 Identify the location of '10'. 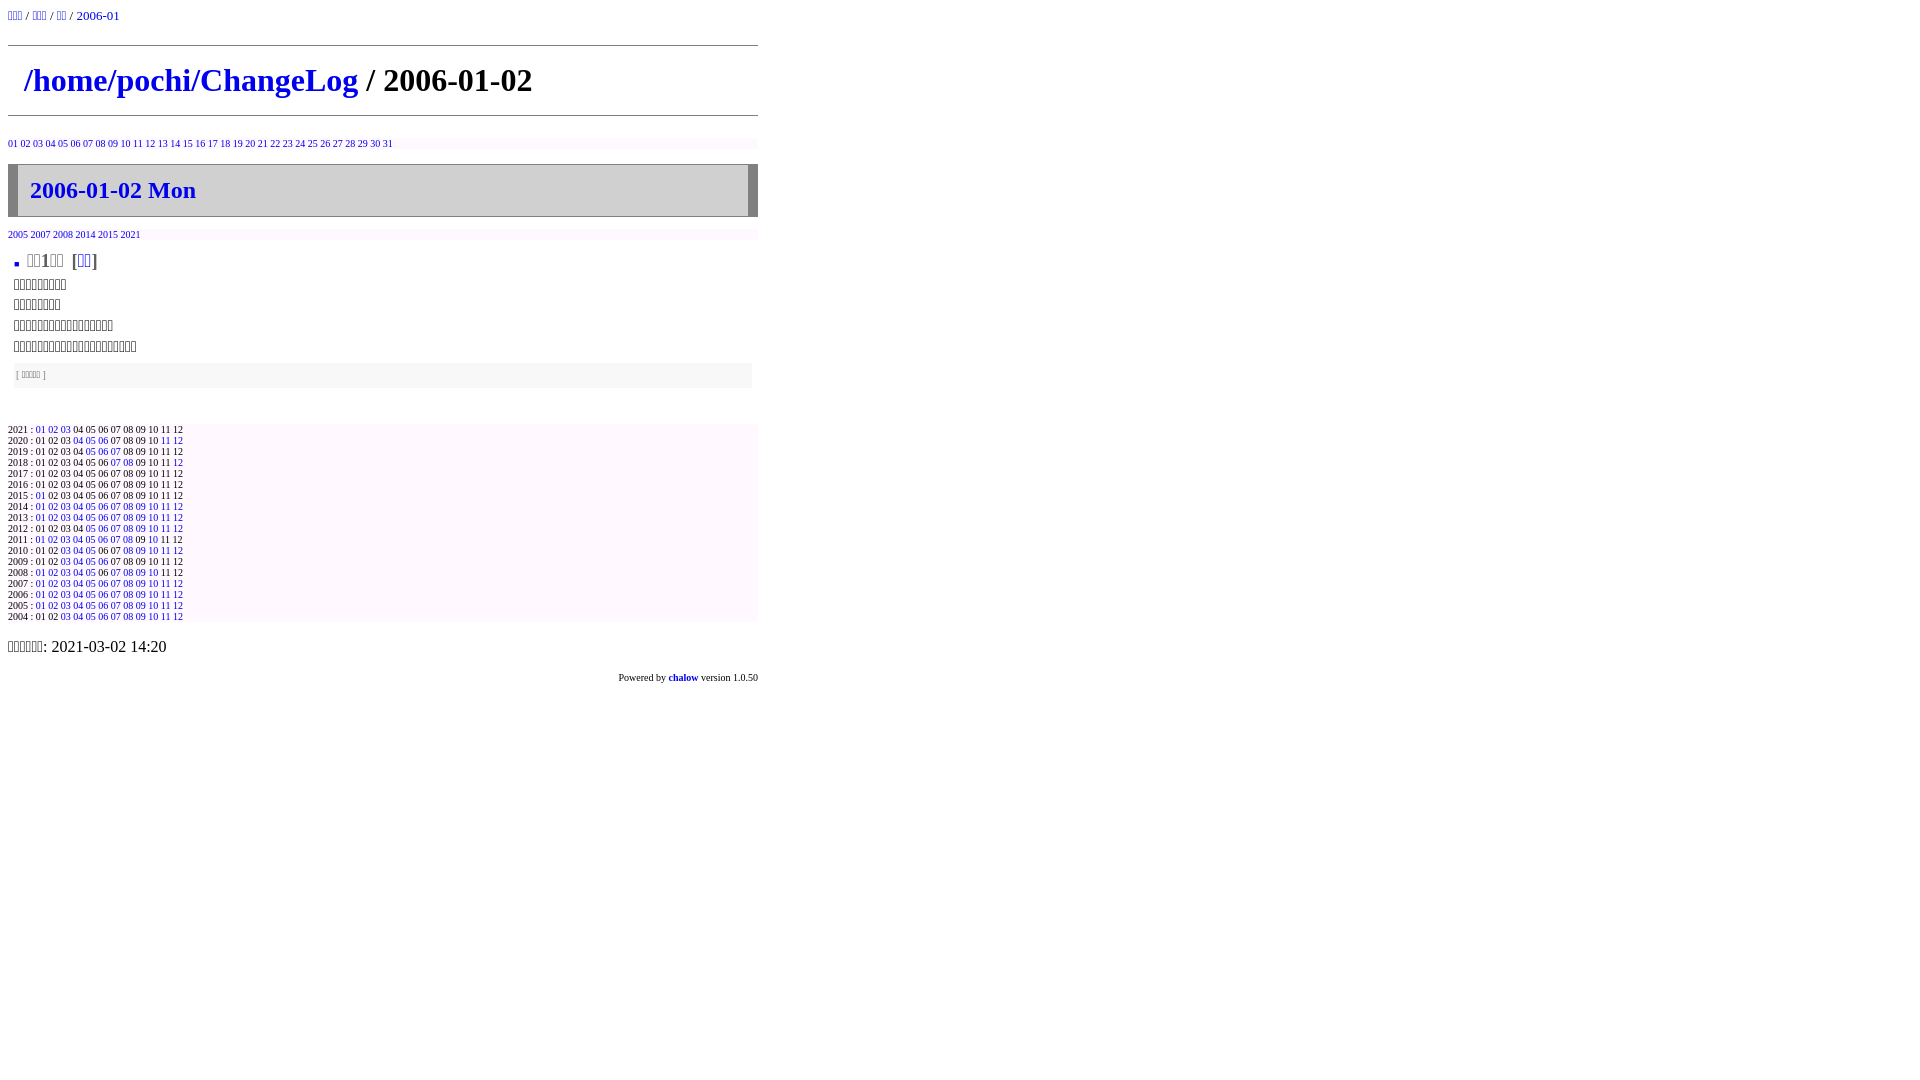
(152, 538).